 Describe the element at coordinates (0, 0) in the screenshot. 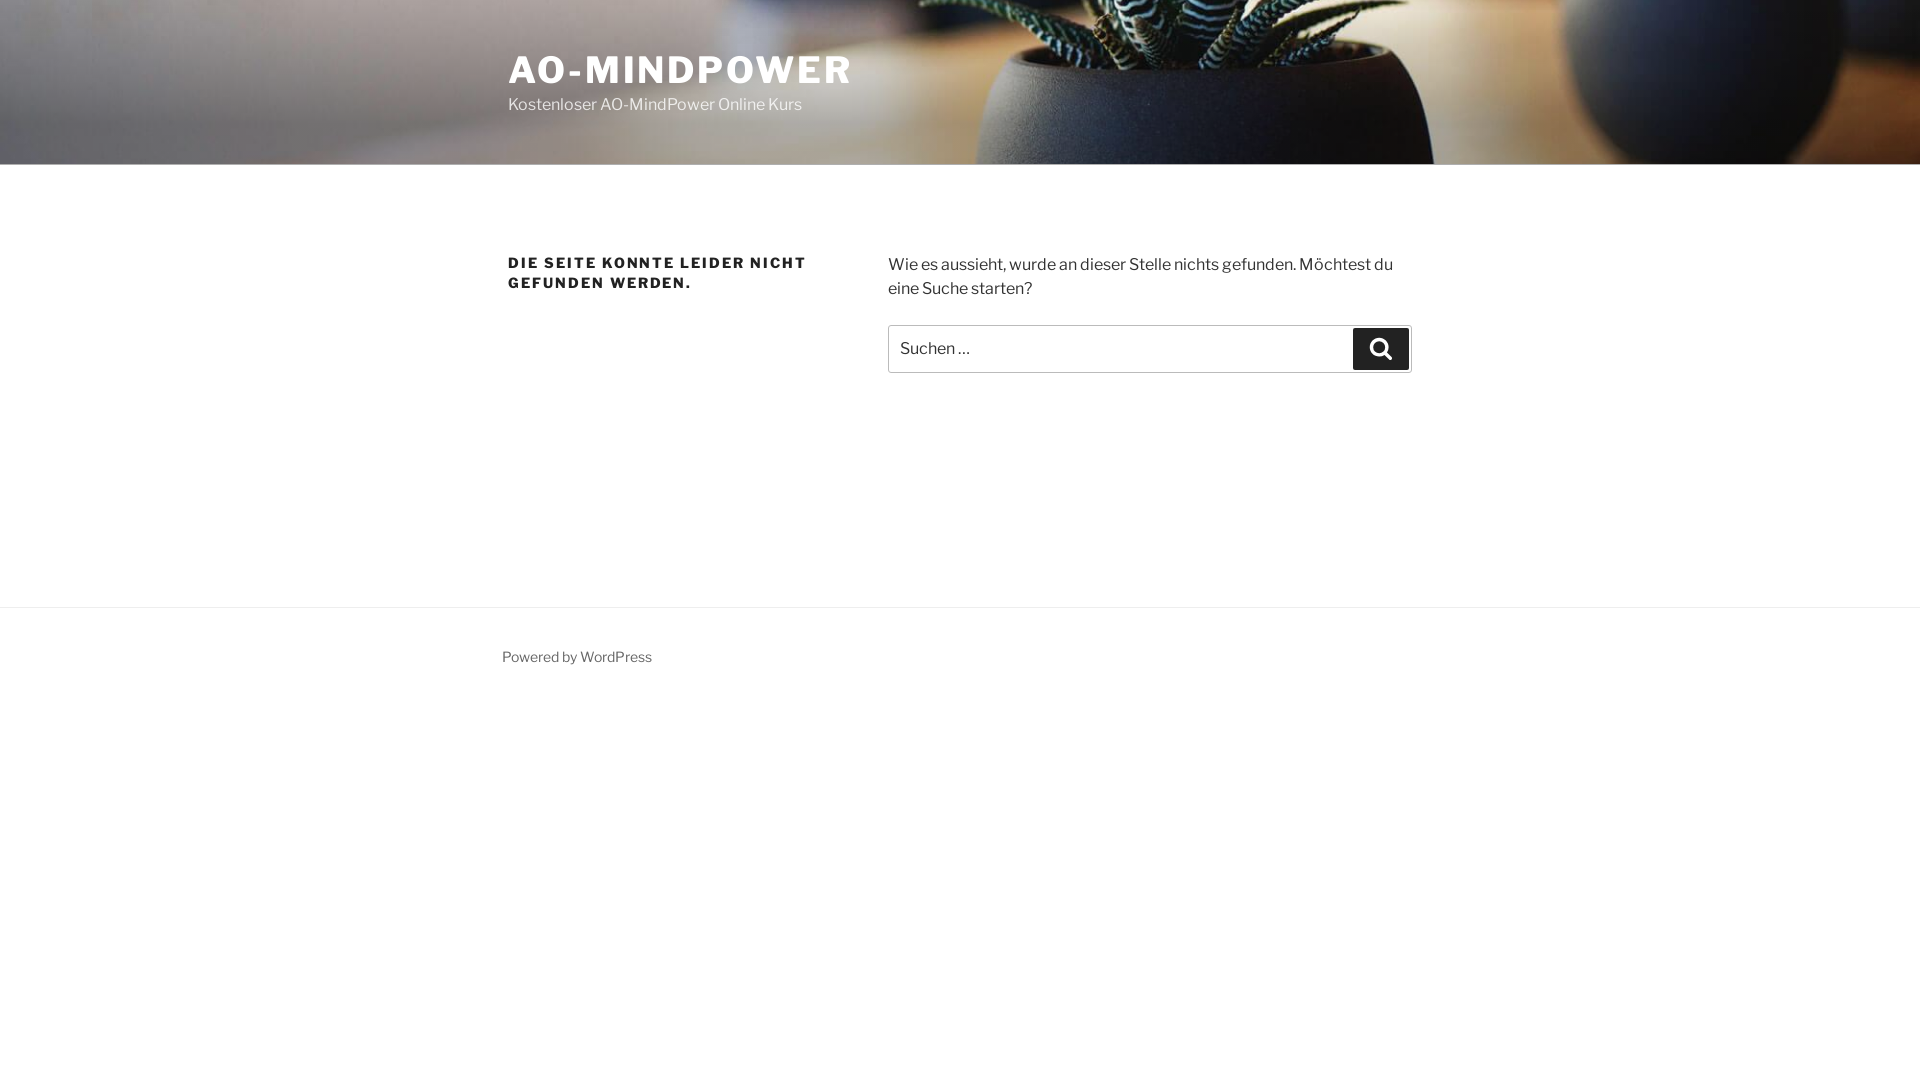

I see `'Zum Inhalt springen'` at that location.